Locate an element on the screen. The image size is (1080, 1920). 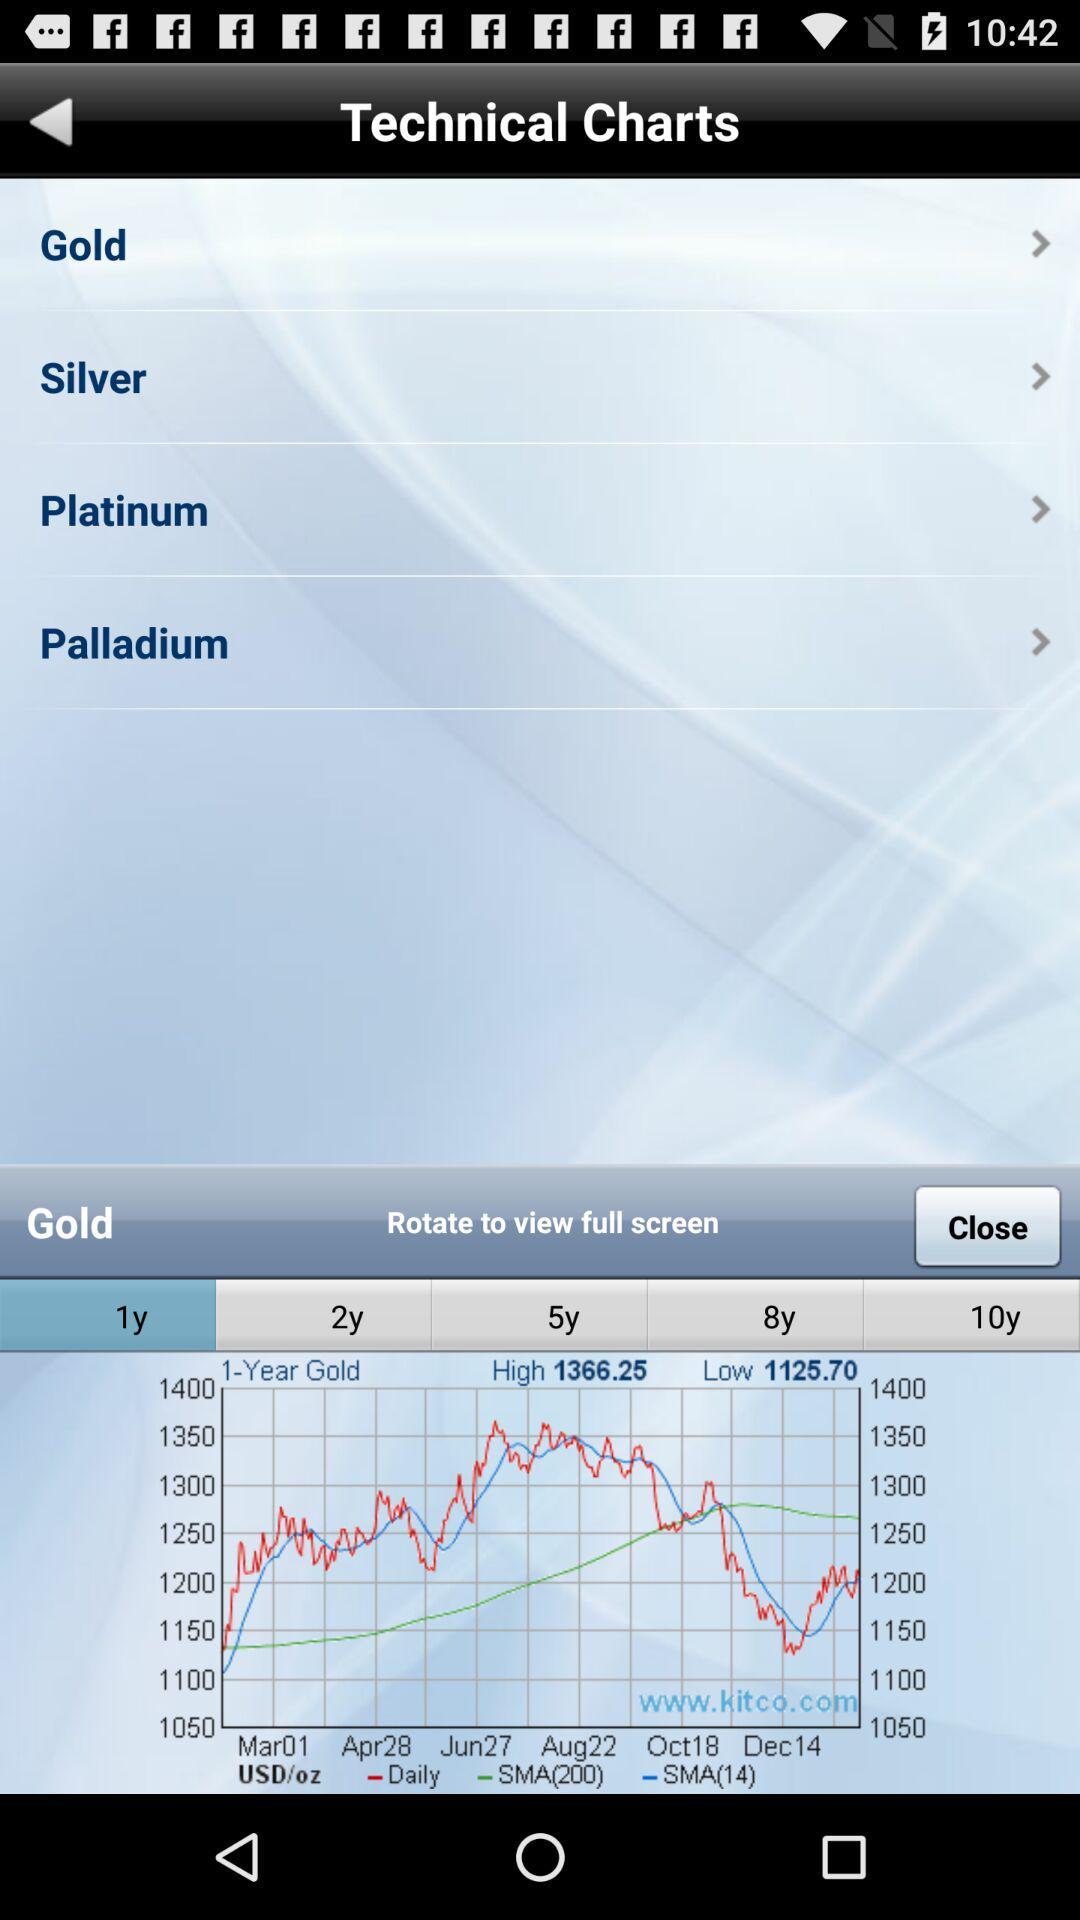
the date option is located at coordinates (540, 1727).